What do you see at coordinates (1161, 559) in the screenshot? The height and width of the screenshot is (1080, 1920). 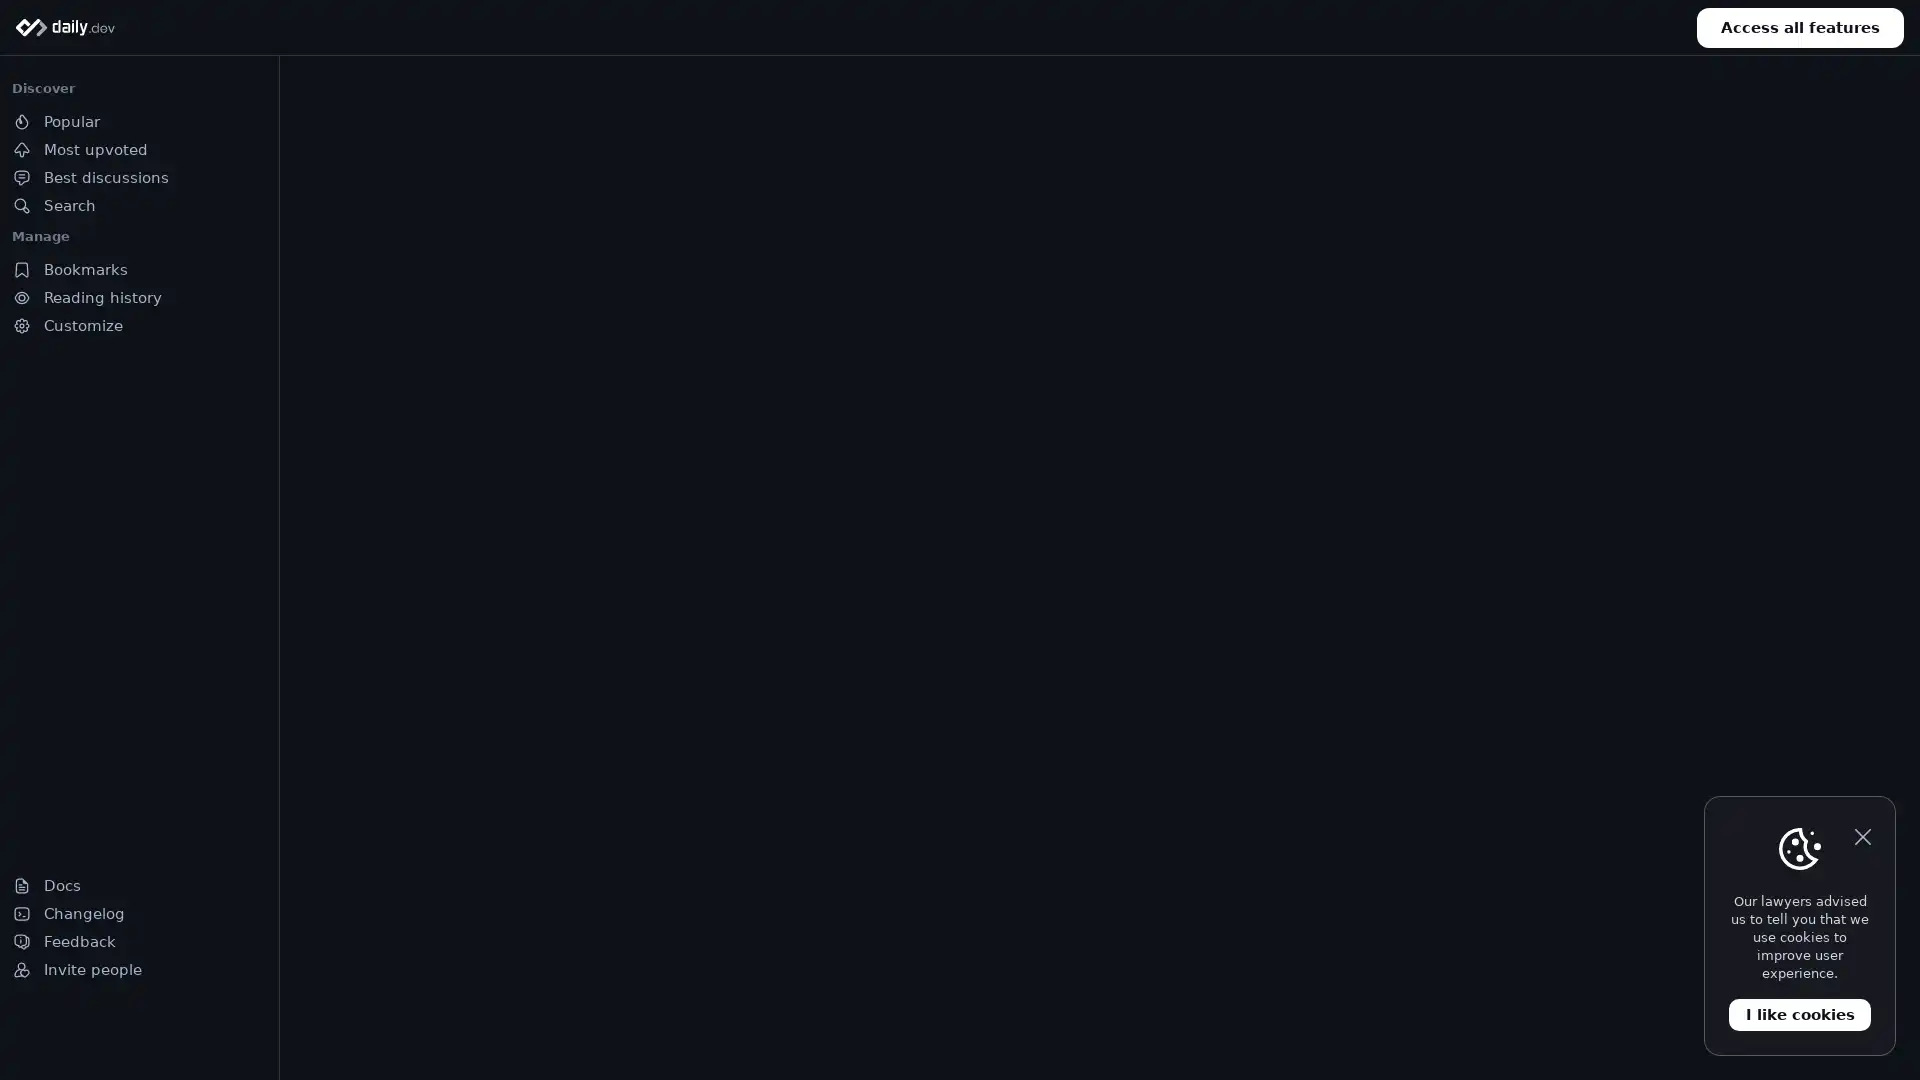 I see `Upvote` at bounding box center [1161, 559].